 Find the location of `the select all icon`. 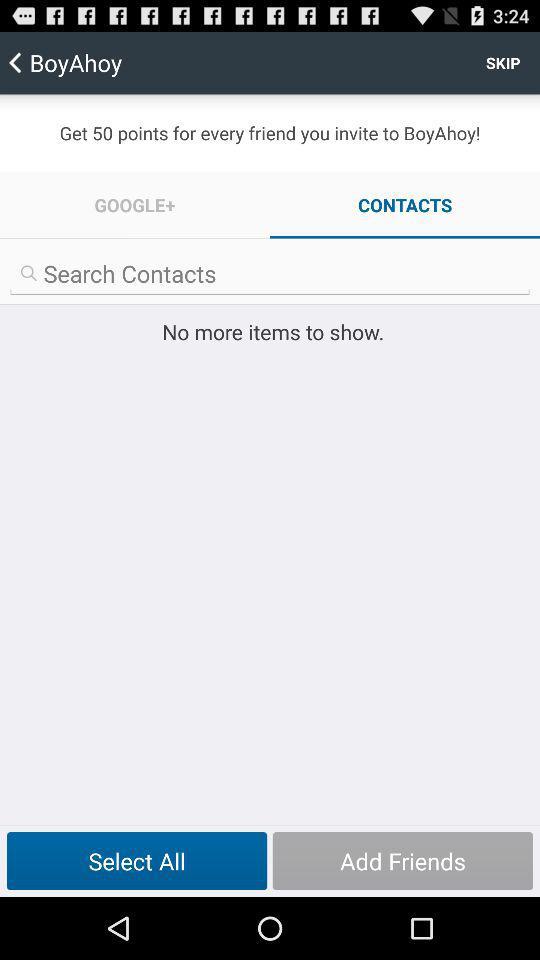

the select all icon is located at coordinates (136, 860).